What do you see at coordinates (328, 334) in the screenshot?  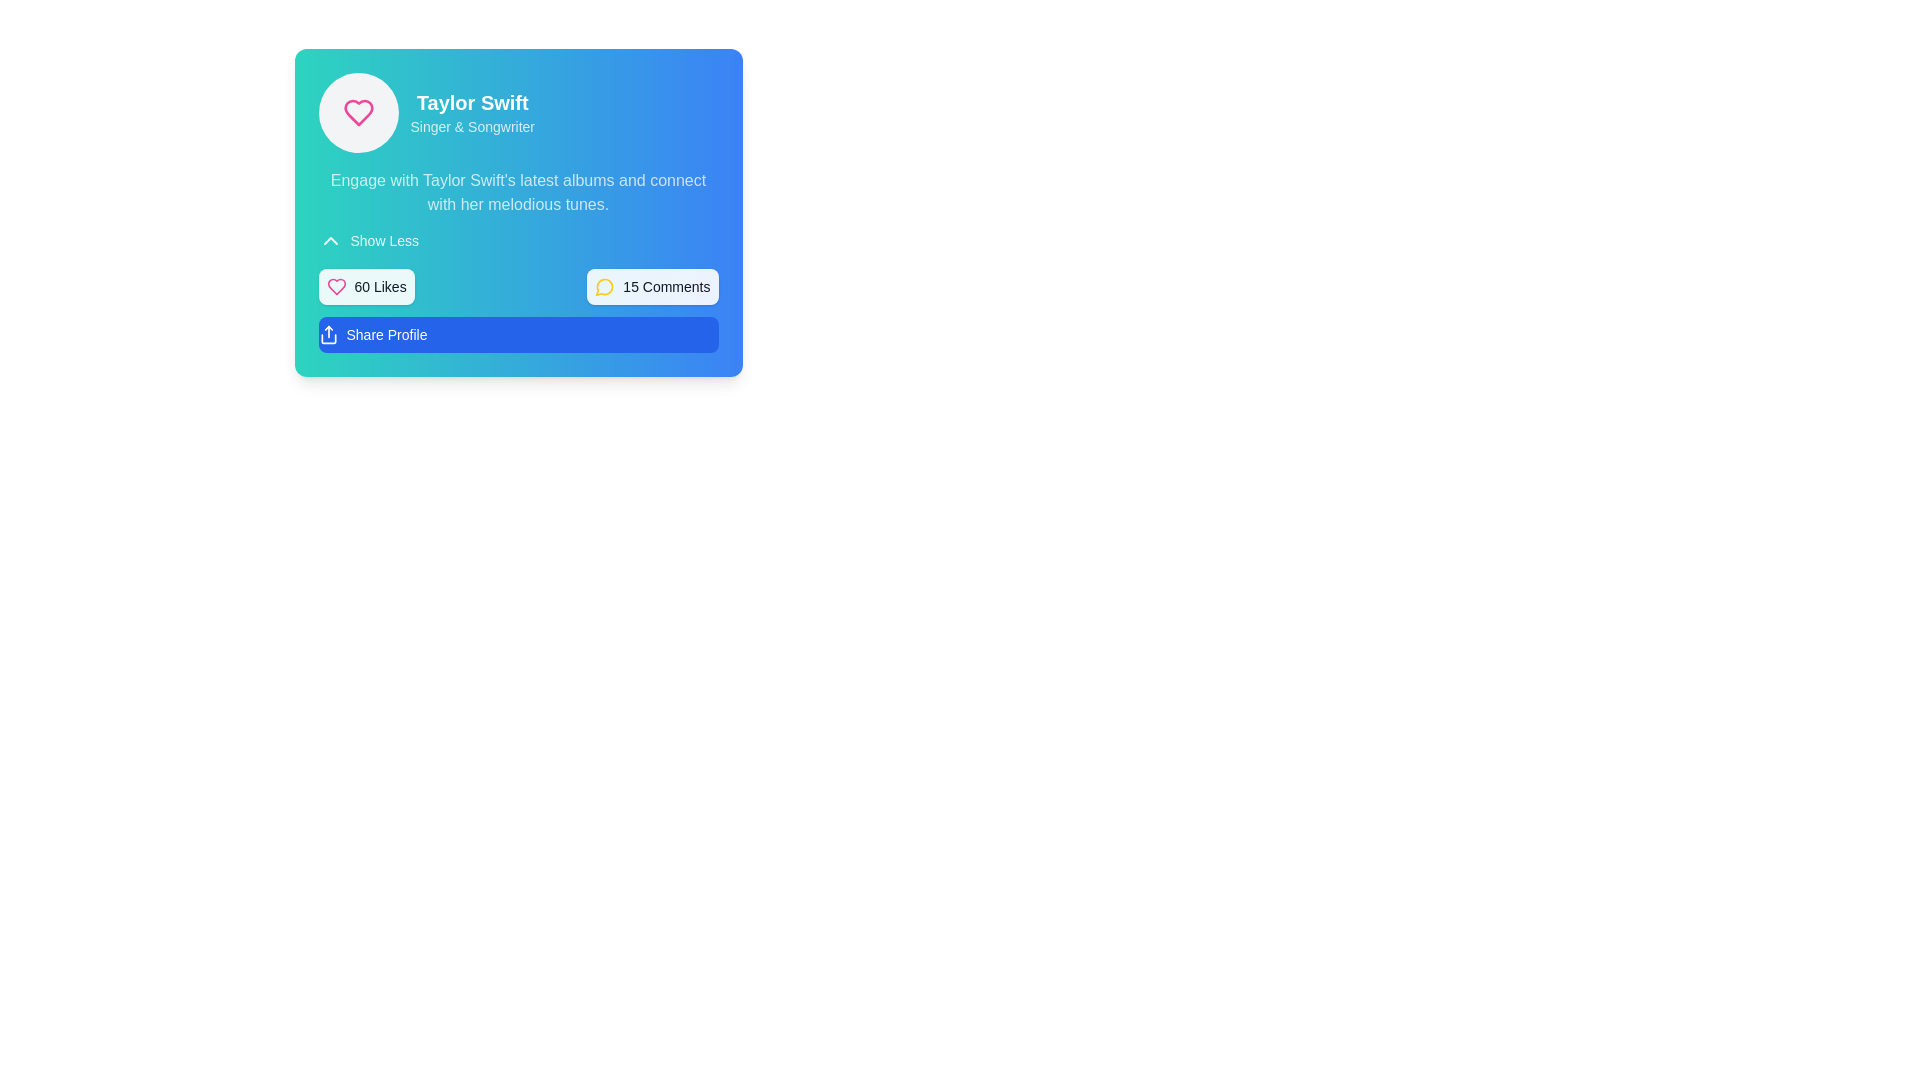 I see `the share icon element, which is a white share symbol outlined in blue, located to the left of the 'Share Profile' text on a blue button at the bottom of the card interface` at bounding box center [328, 334].